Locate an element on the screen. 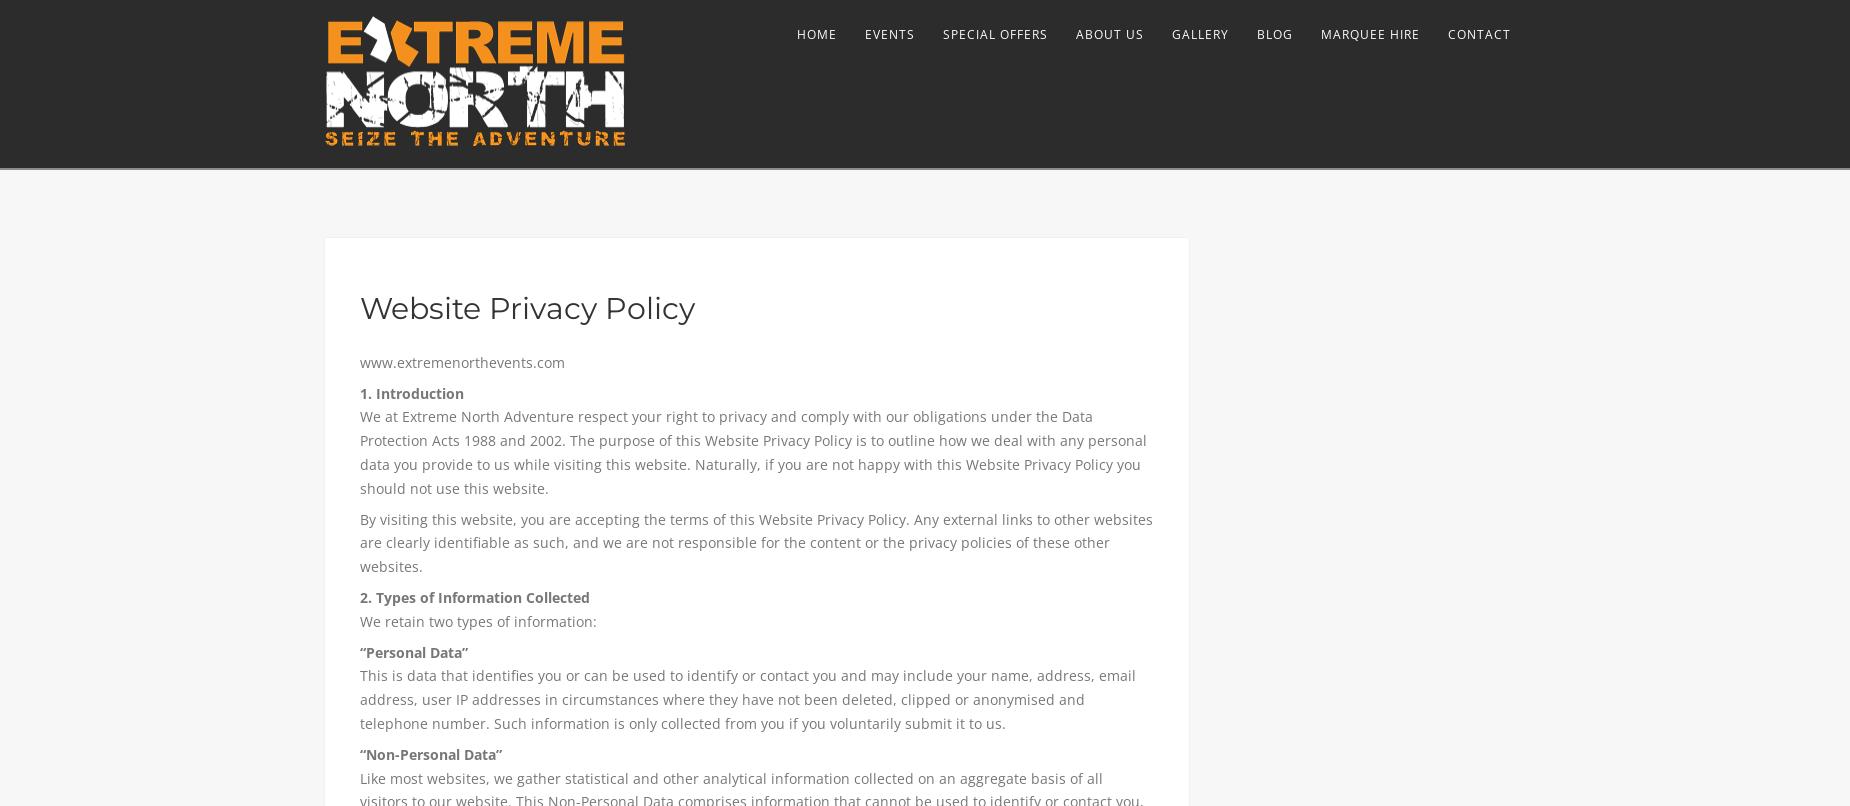  'By visiting this website, you are accepting the terms of this Website Privacy Policy. Any external links to other websites are clearly identifiable as such, and we are not responsible for the content or the privacy policies of these other websites.' is located at coordinates (358, 542).